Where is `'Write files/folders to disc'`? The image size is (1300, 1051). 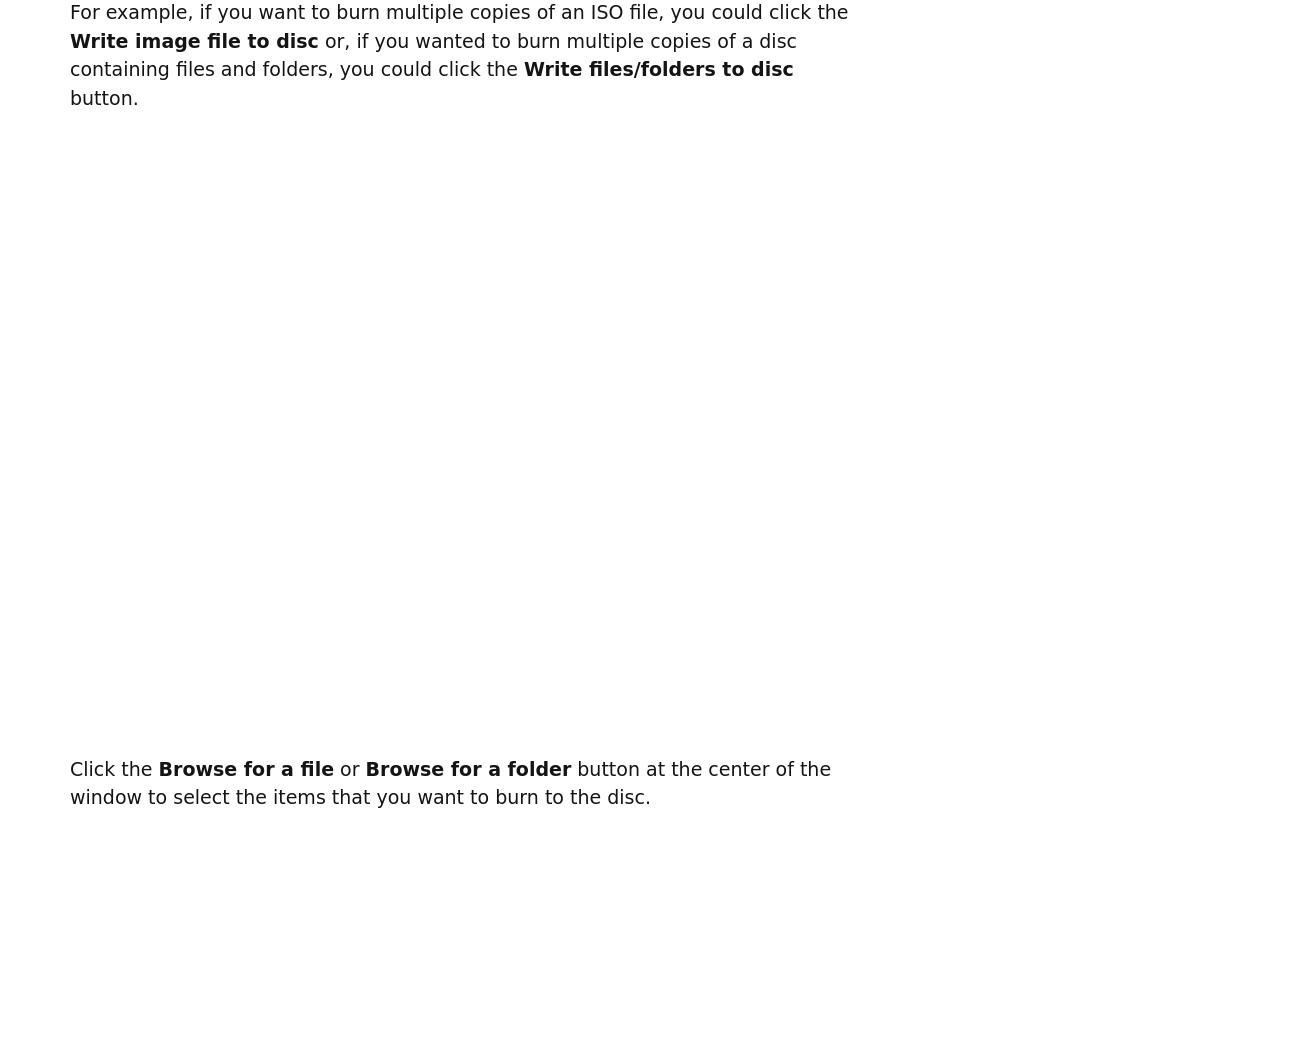
'Write files/folders to disc' is located at coordinates (657, 68).